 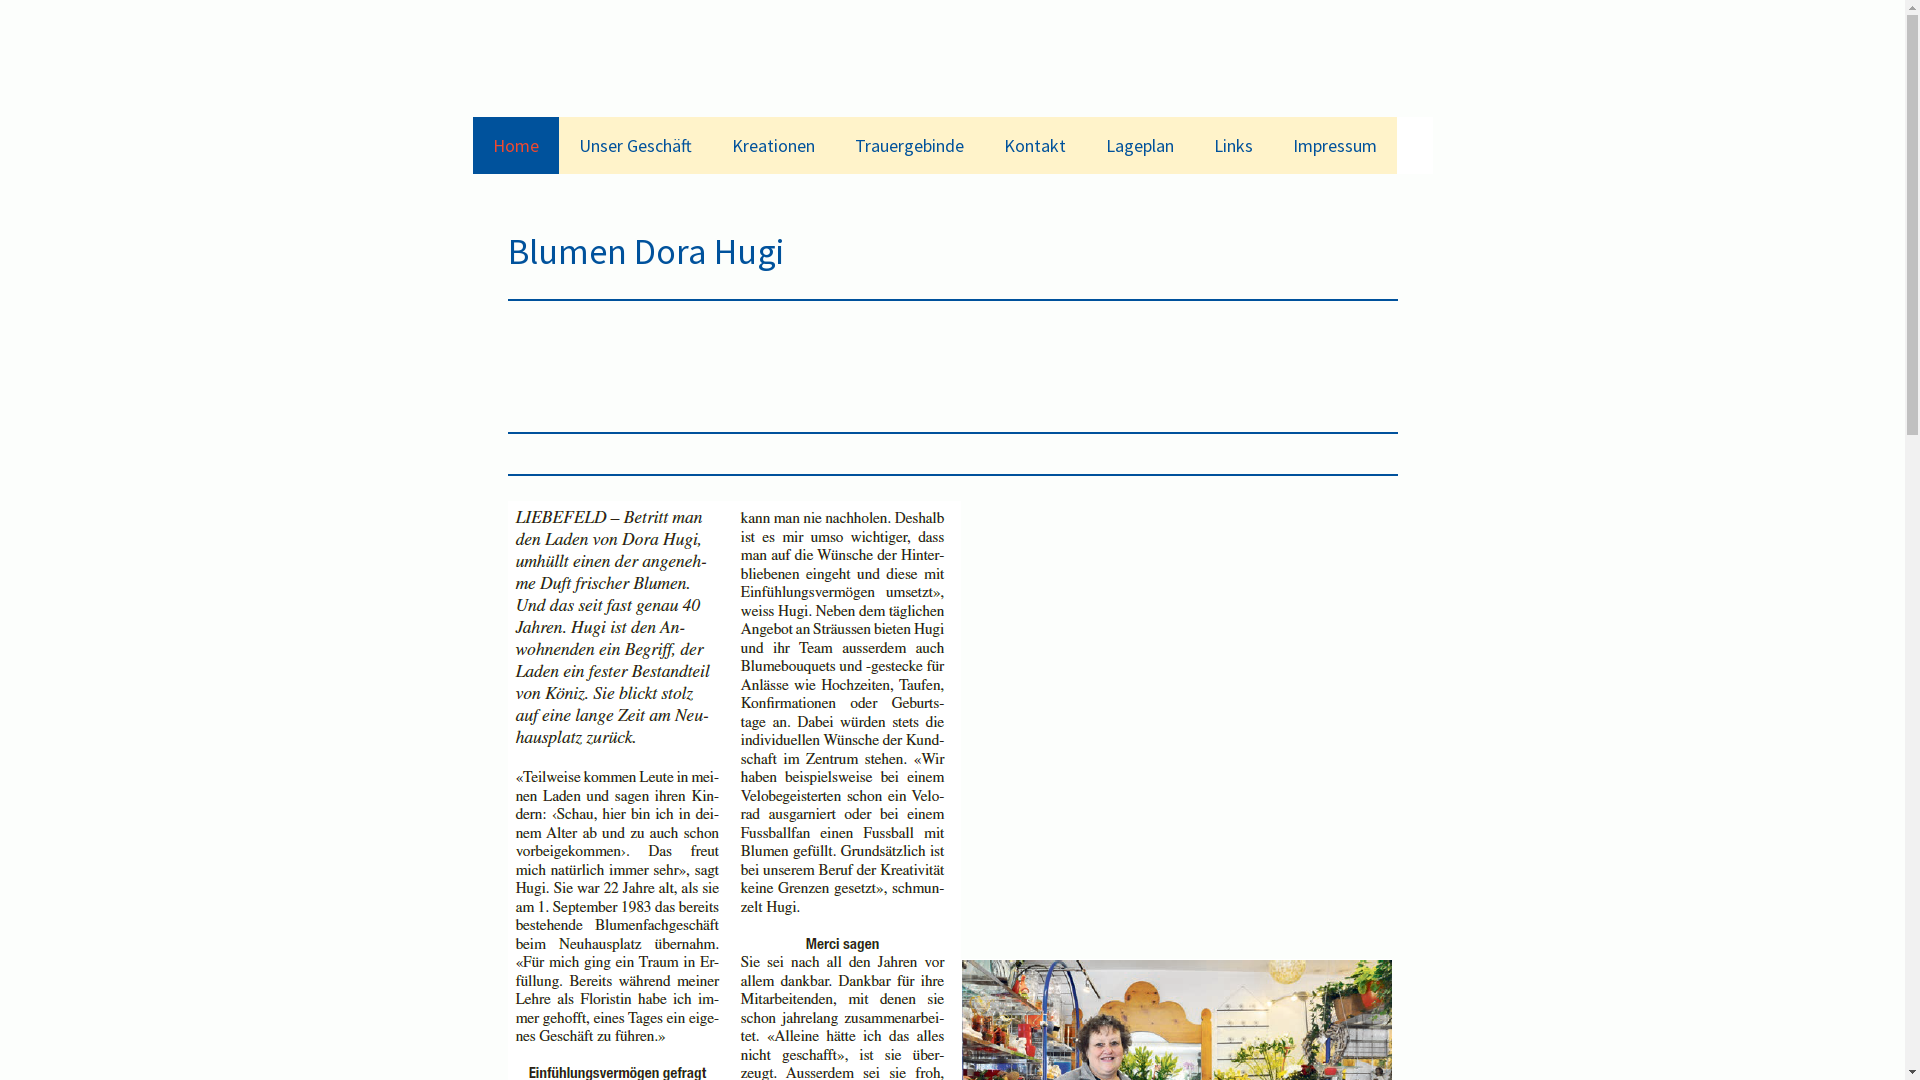 What do you see at coordinates (772, 144) in the screenshot?
I see `'Kreationen'` at bounding box center [772, 144].